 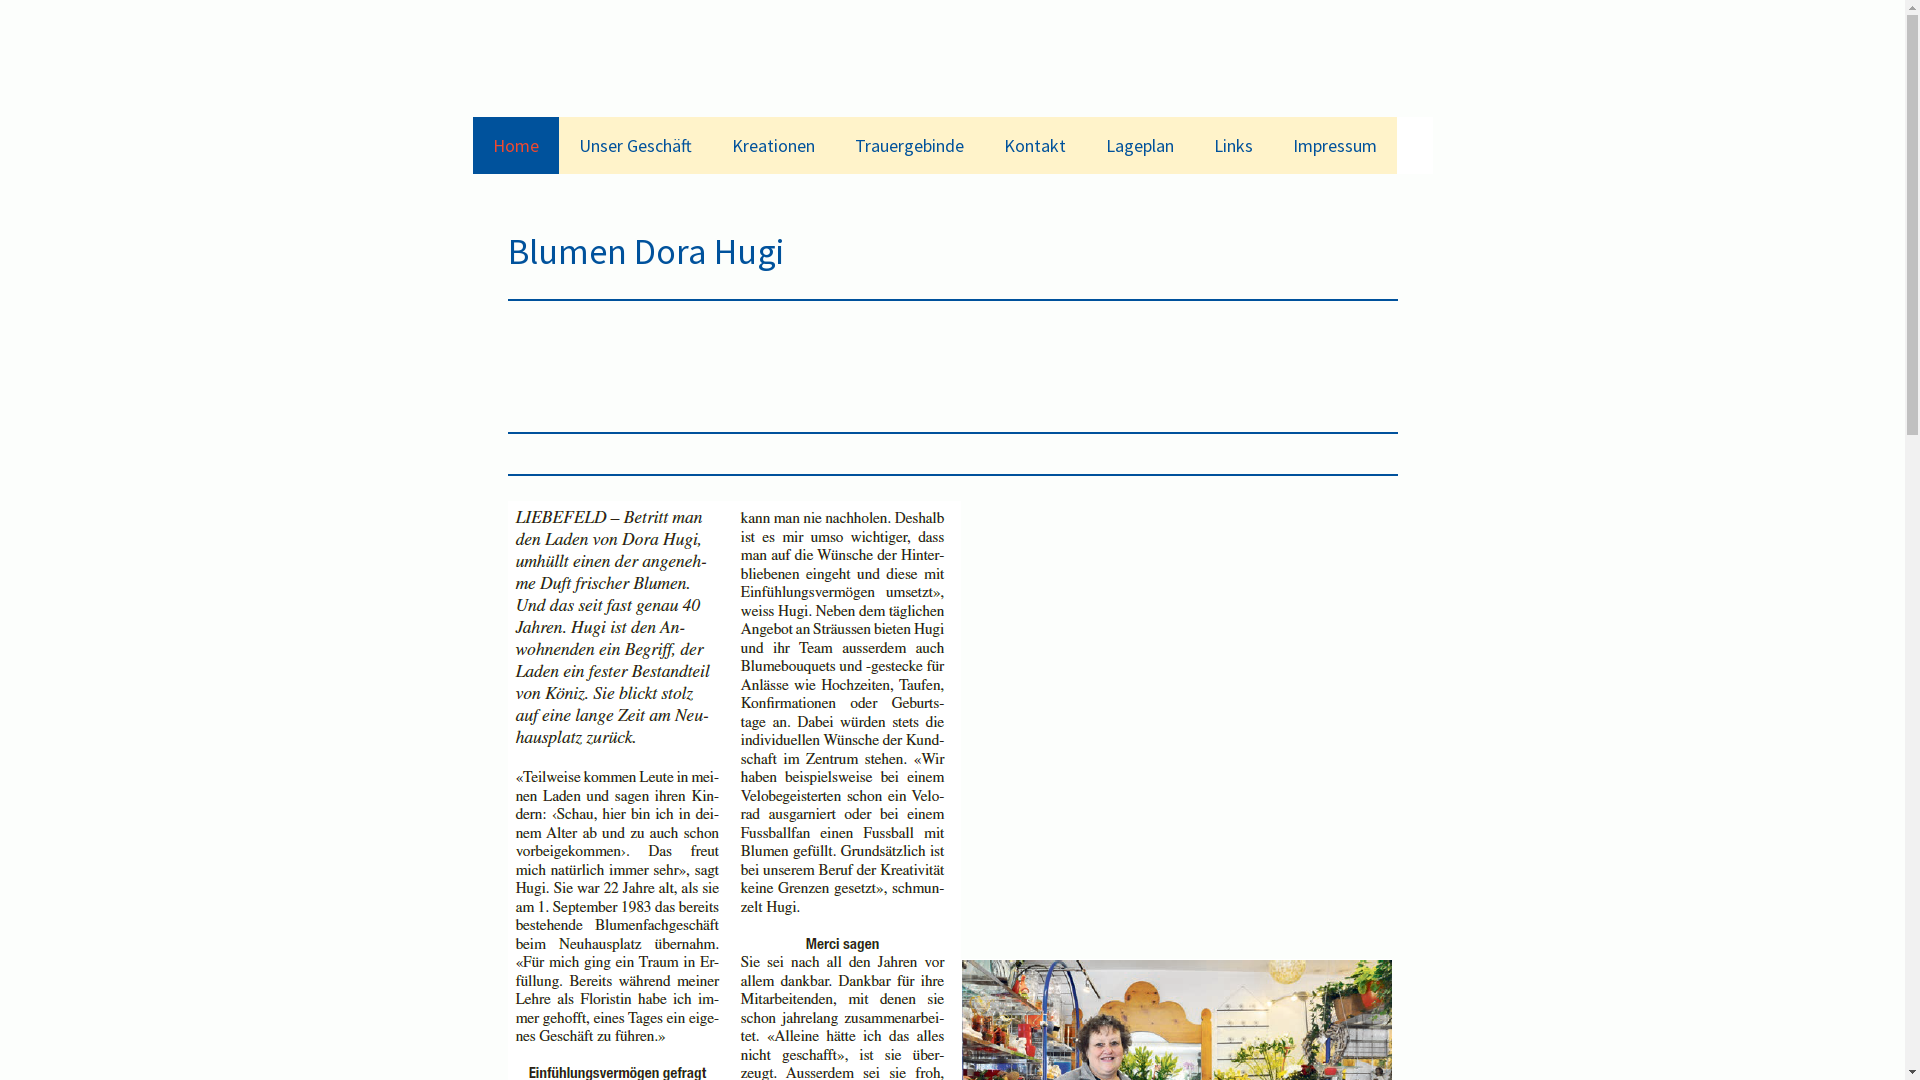 What do you see at coordinates (772, 144) in the screenshot?
I see `'Kreationen'` at bounding box center [772, 144].